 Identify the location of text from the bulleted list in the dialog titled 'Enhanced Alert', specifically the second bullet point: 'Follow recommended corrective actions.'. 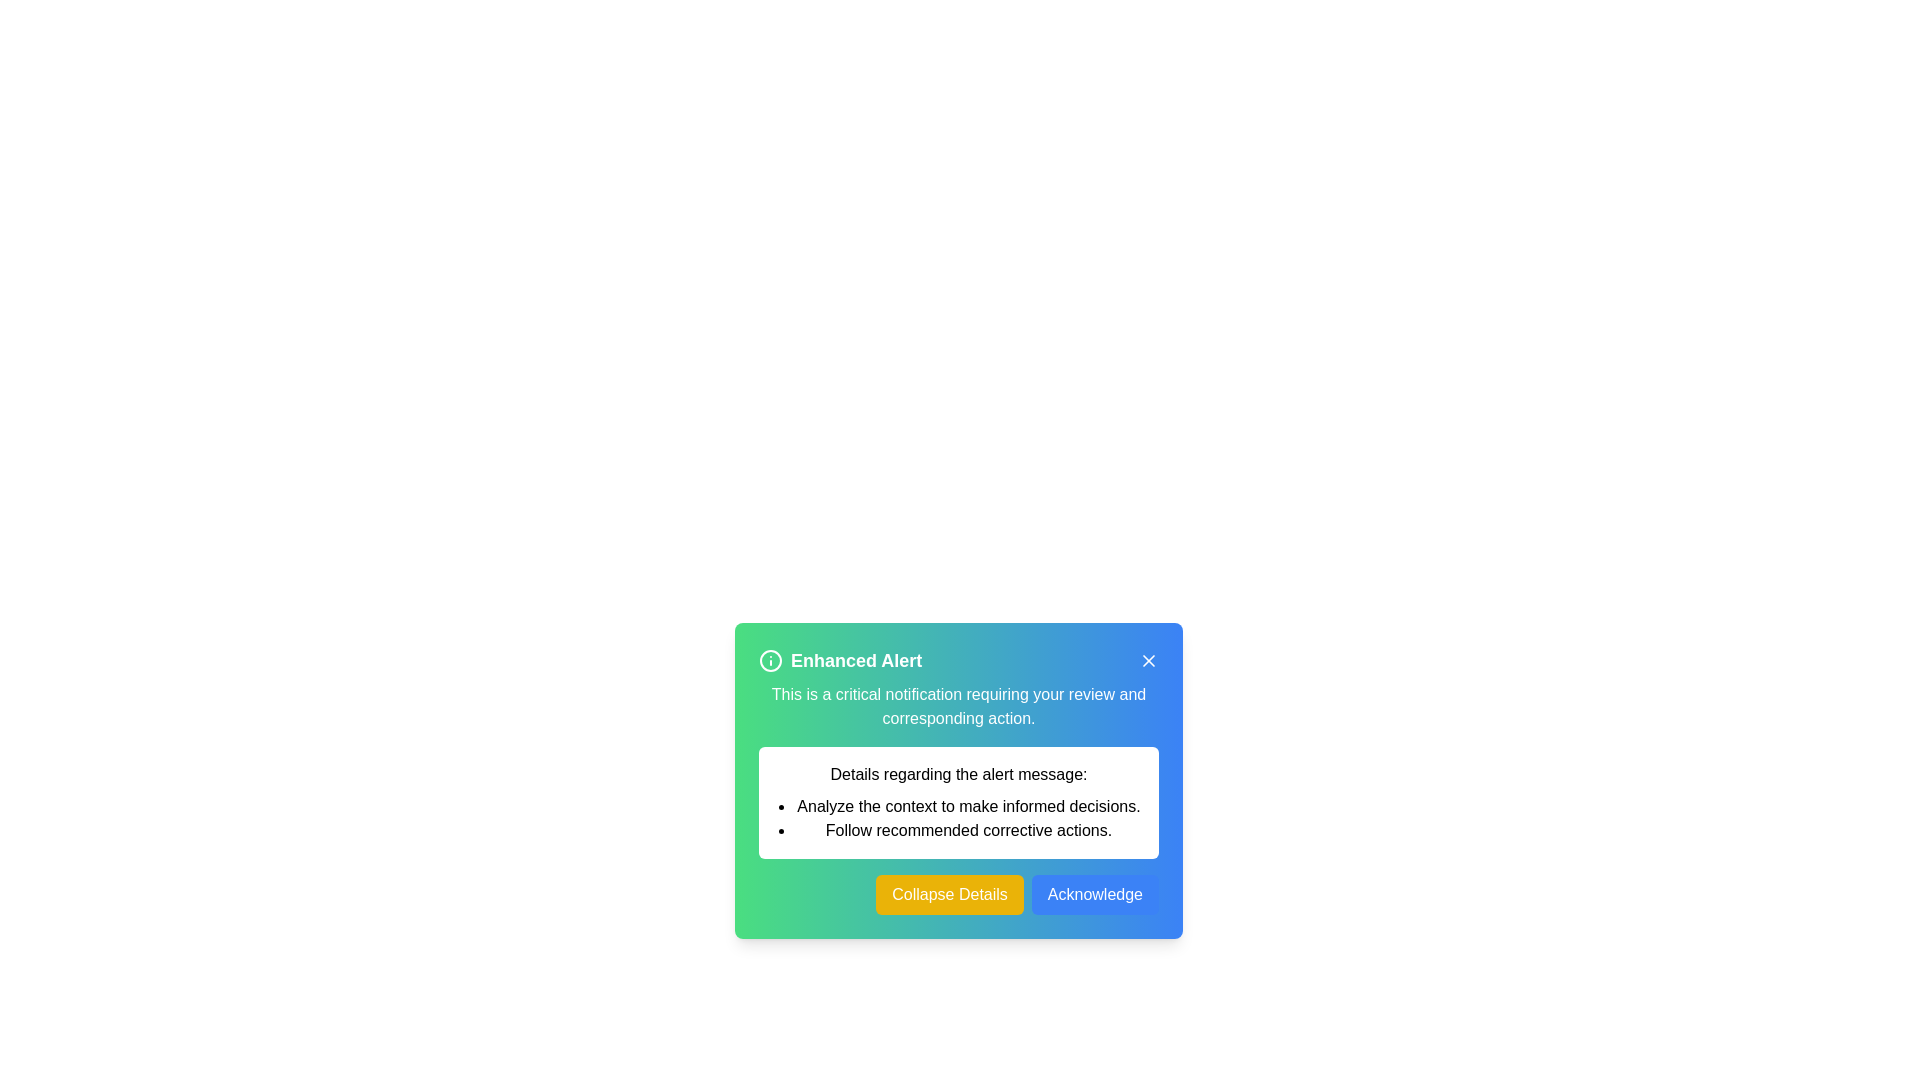
(958, 818).